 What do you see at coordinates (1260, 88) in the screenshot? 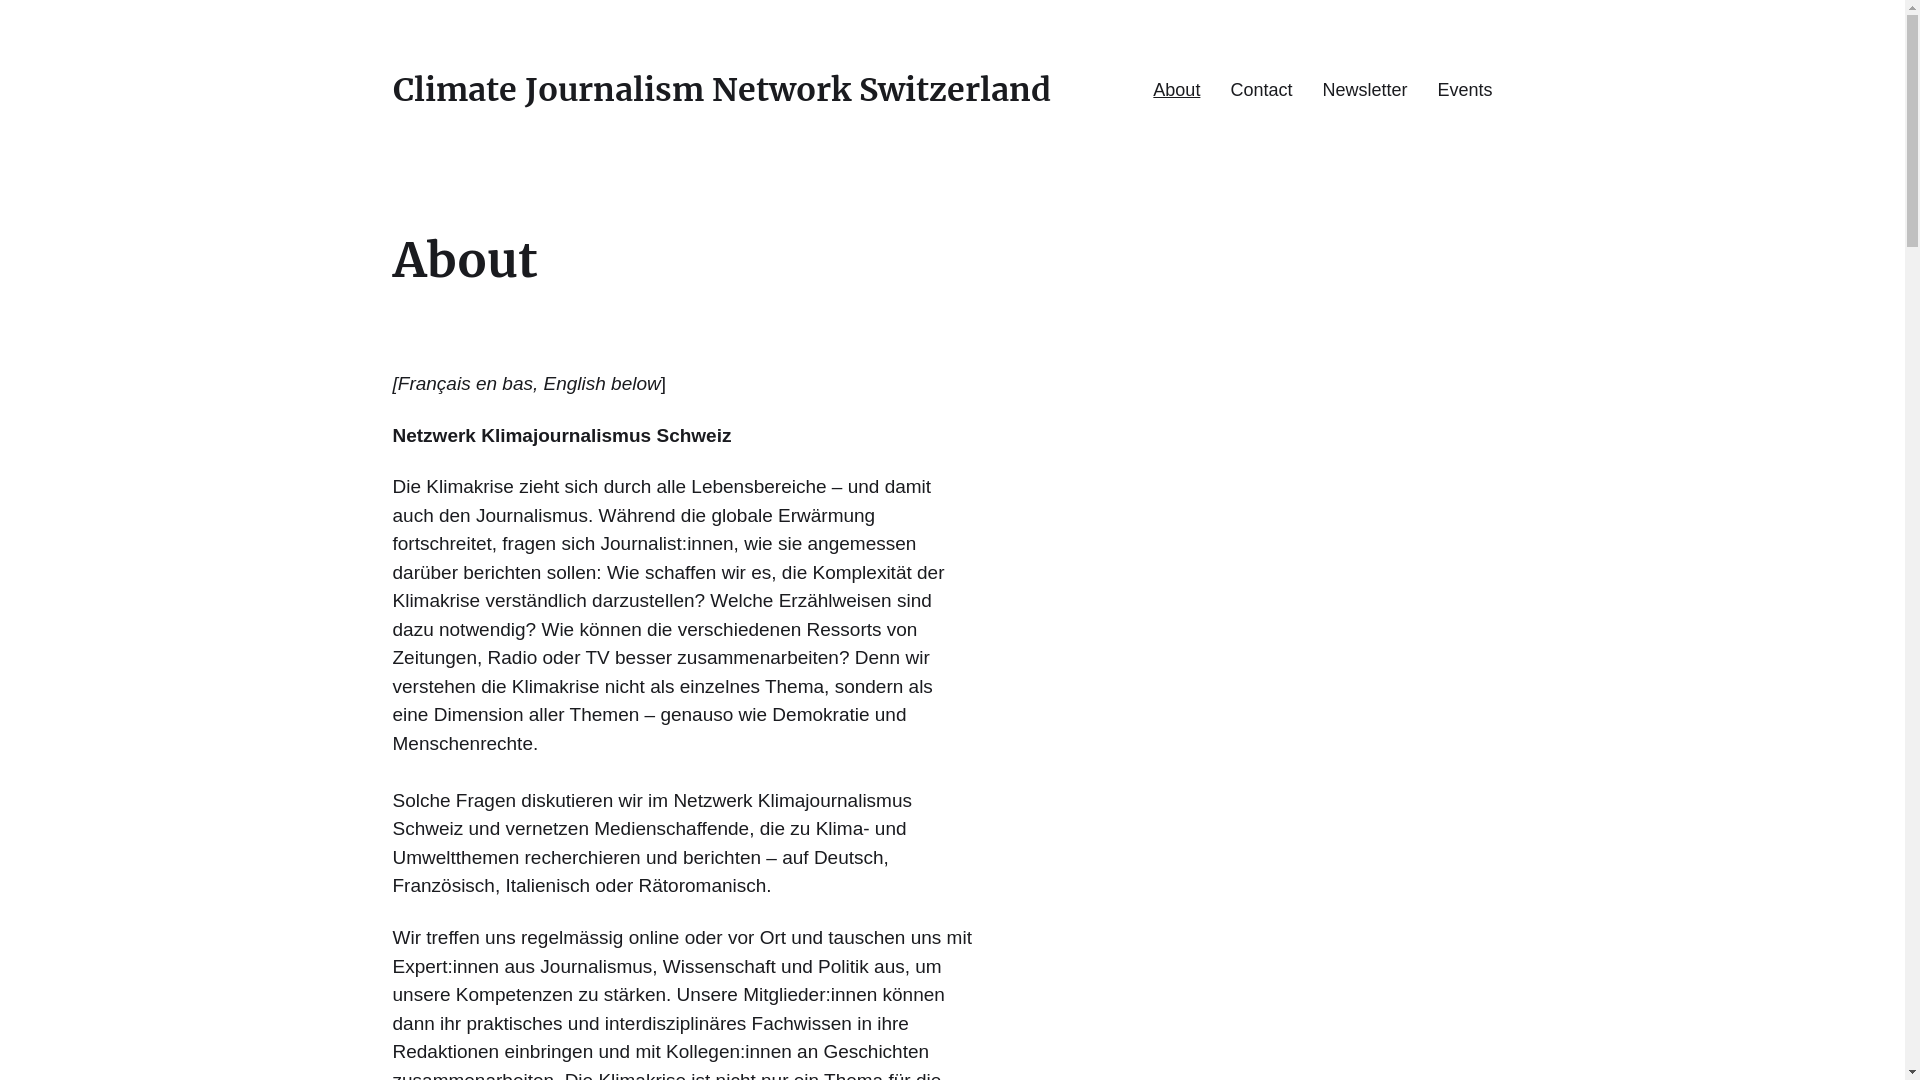
I see `'Contact'` at bounding box center [1260, 88].